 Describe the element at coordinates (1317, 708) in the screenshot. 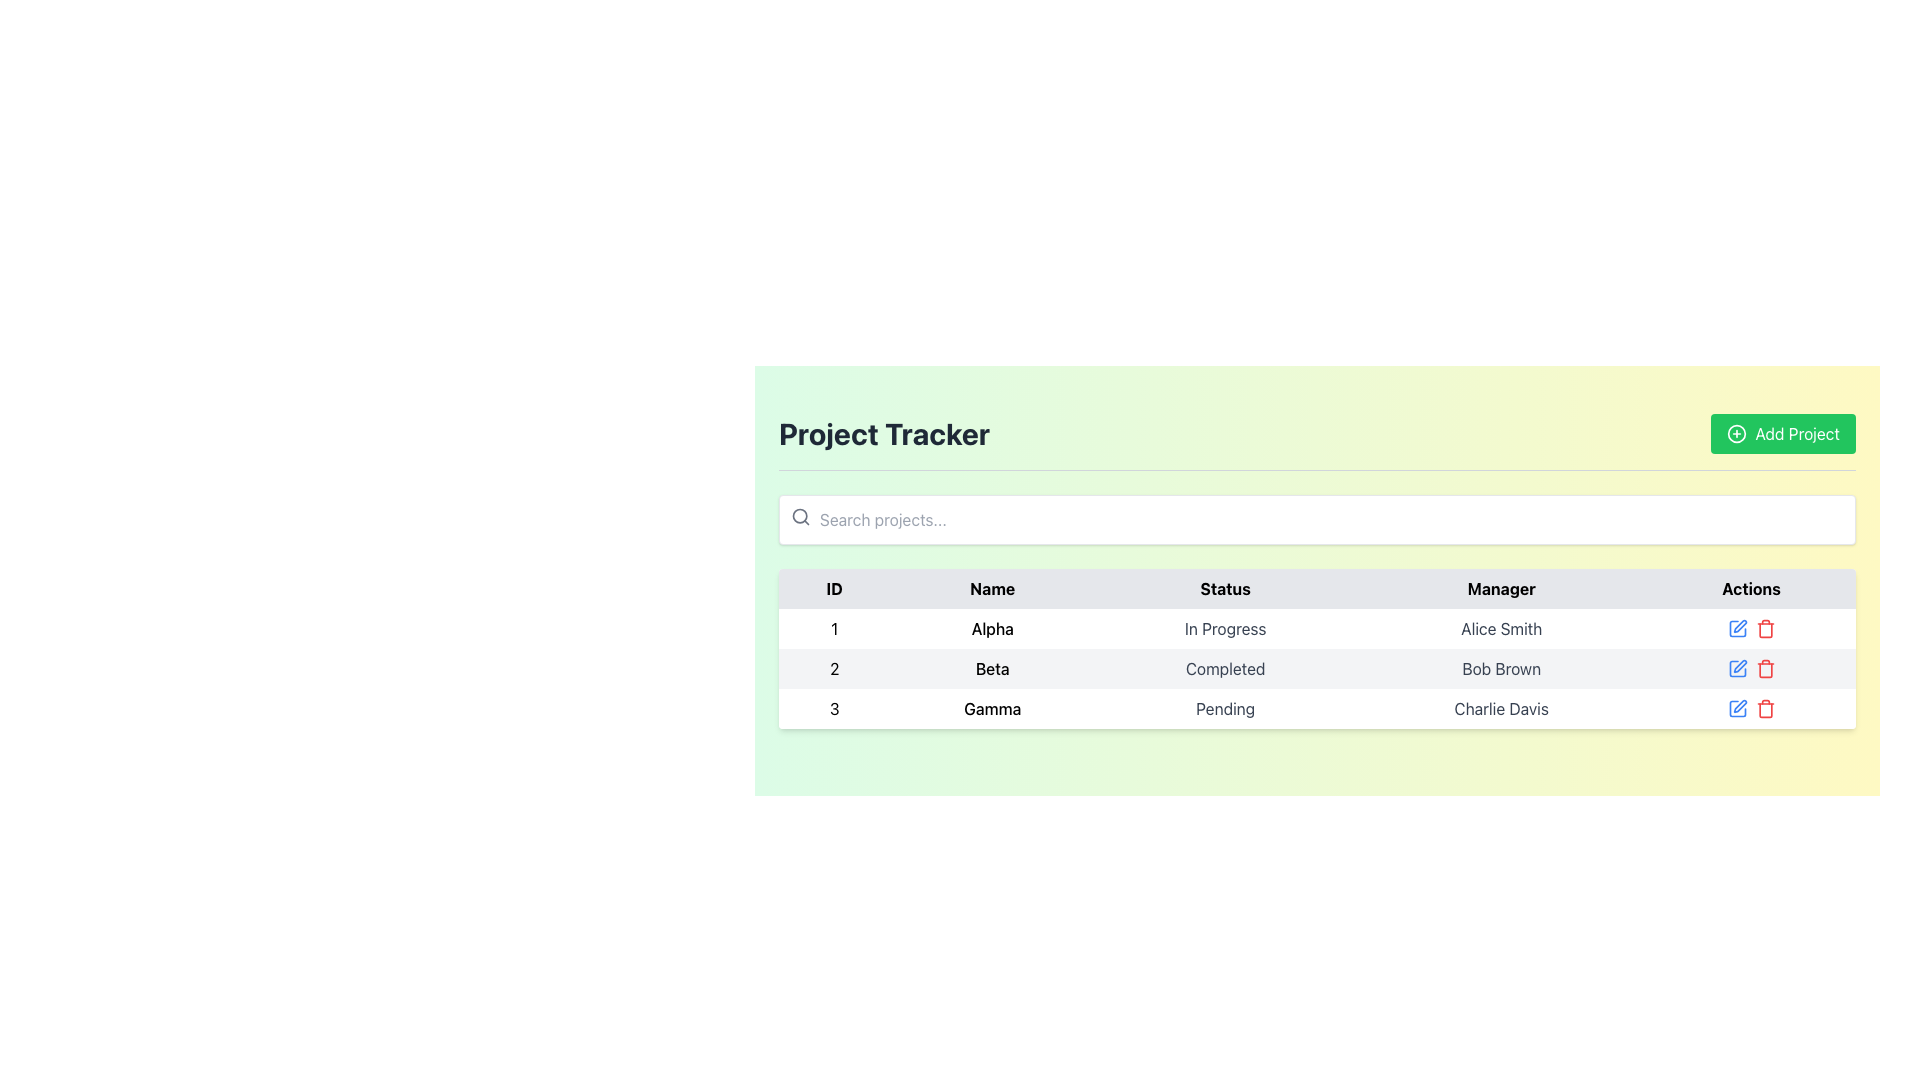

I see `the third row in the table that contains the items '3', 'Gamma', 'Pending', and 'Charlie Davis', which is styled with alternating background colors and highlights in yellow on hover` at that location.